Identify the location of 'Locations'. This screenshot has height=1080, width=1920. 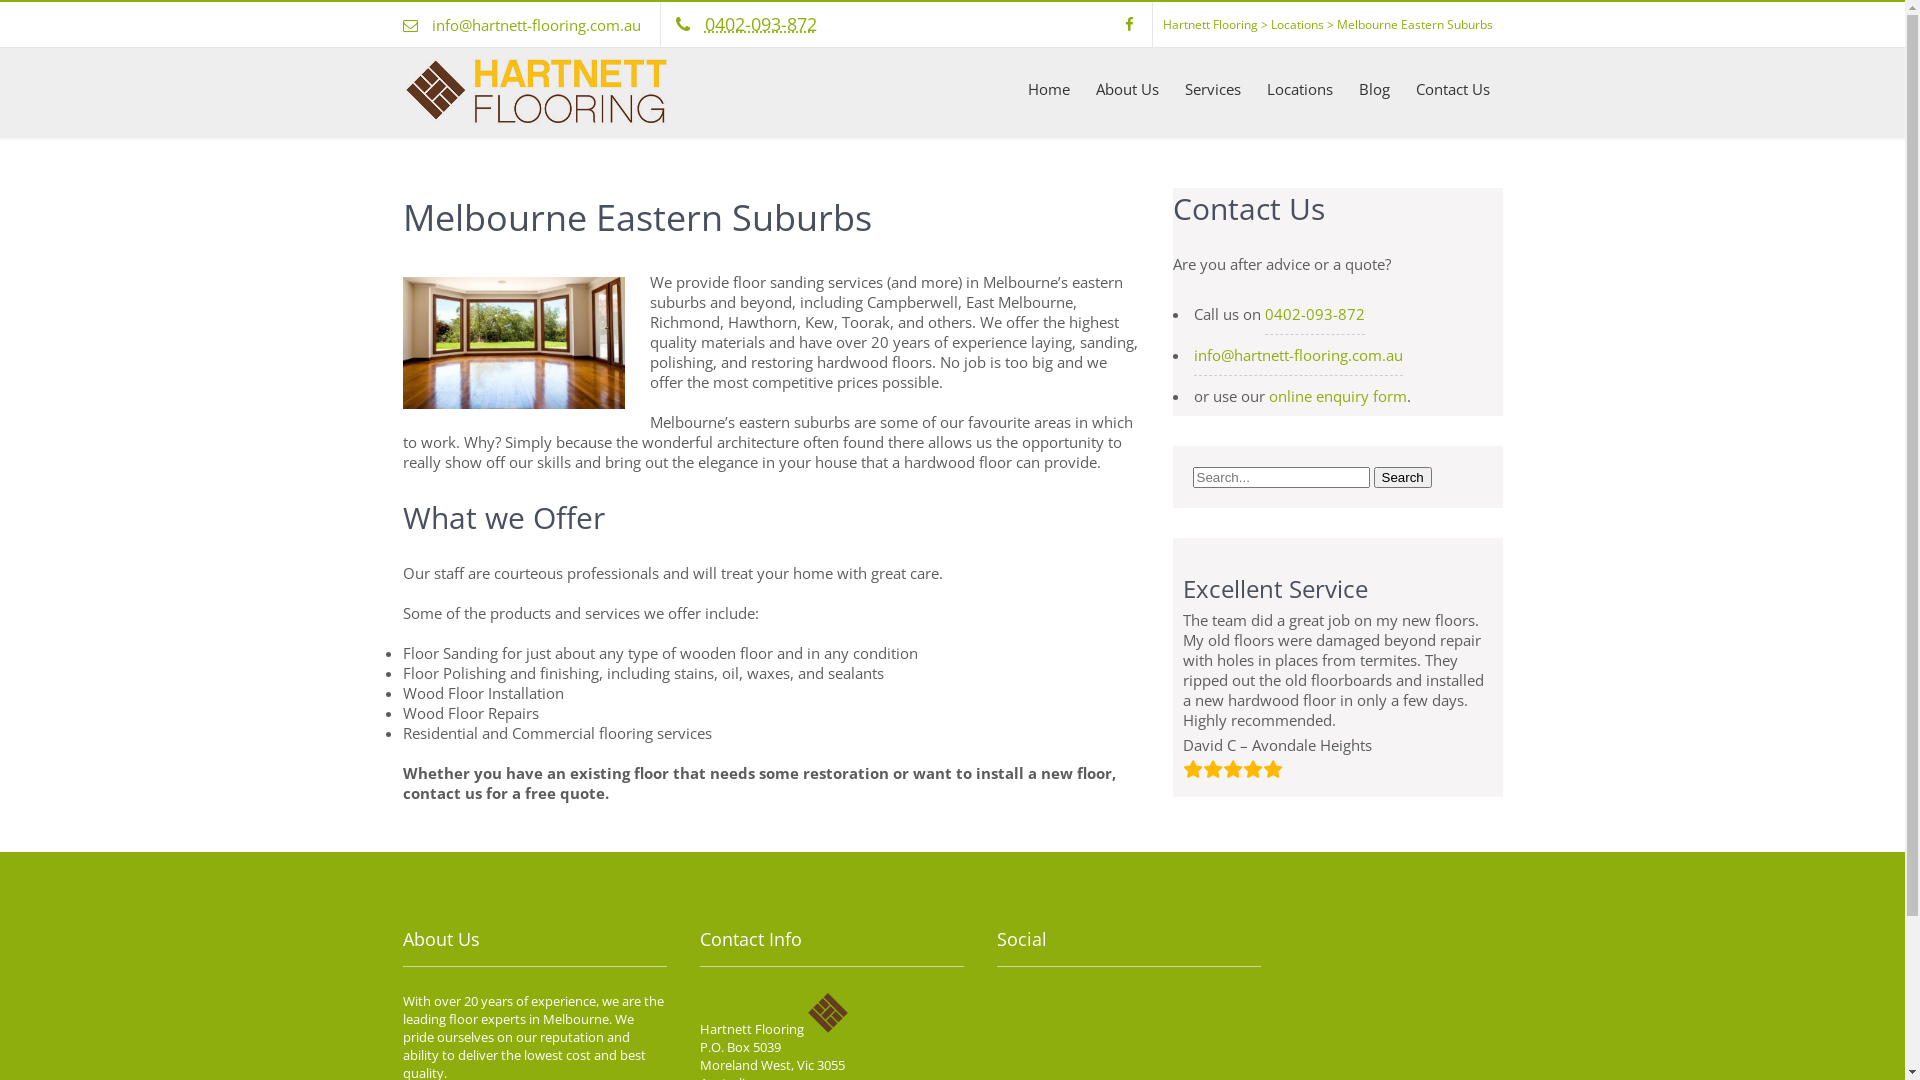
(1296, 24).